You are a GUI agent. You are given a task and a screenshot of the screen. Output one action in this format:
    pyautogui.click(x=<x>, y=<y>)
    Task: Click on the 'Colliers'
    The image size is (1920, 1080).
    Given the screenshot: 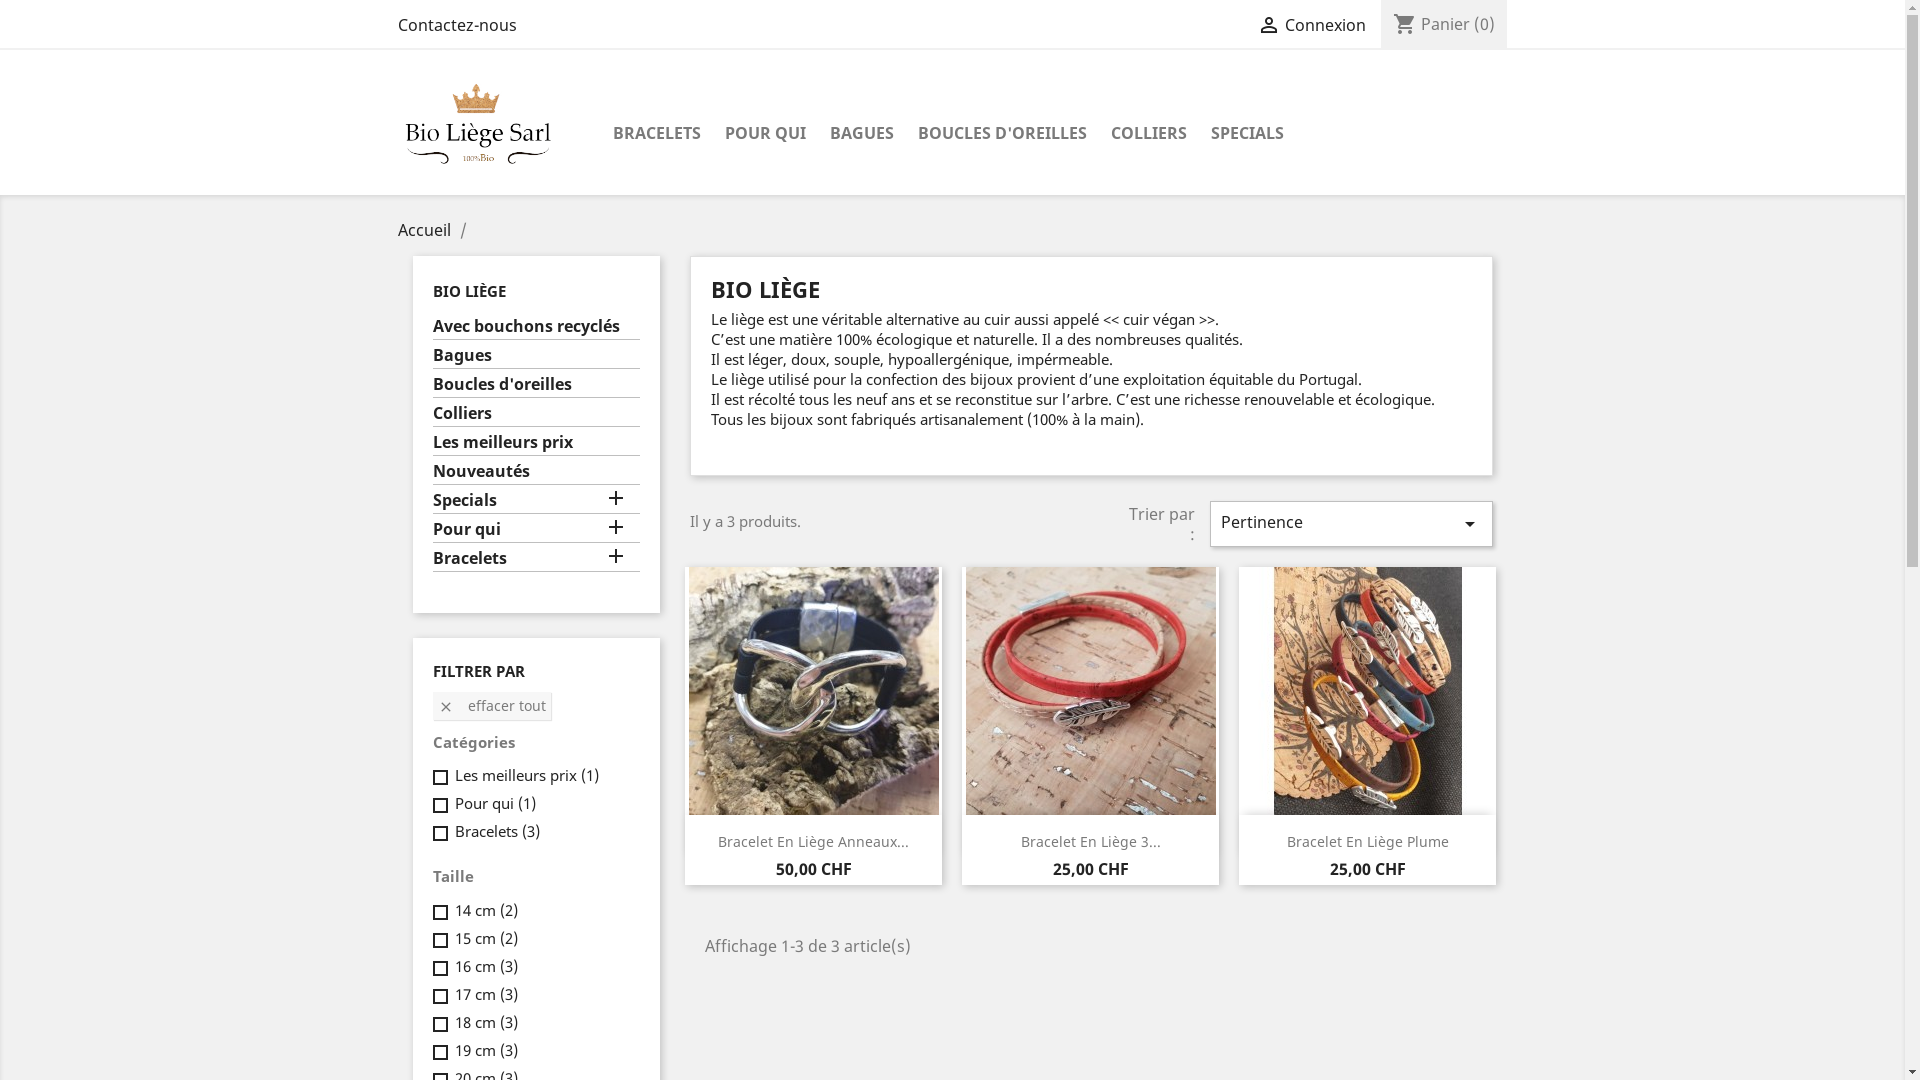 What is the action you would take?
    pyautogui.click(x=536, y=414)
    